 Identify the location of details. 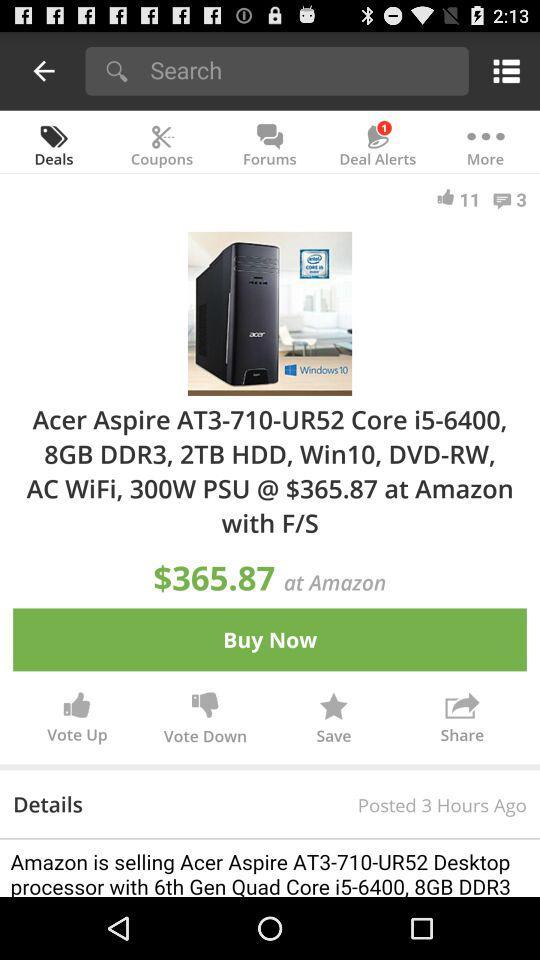
(270, 867).